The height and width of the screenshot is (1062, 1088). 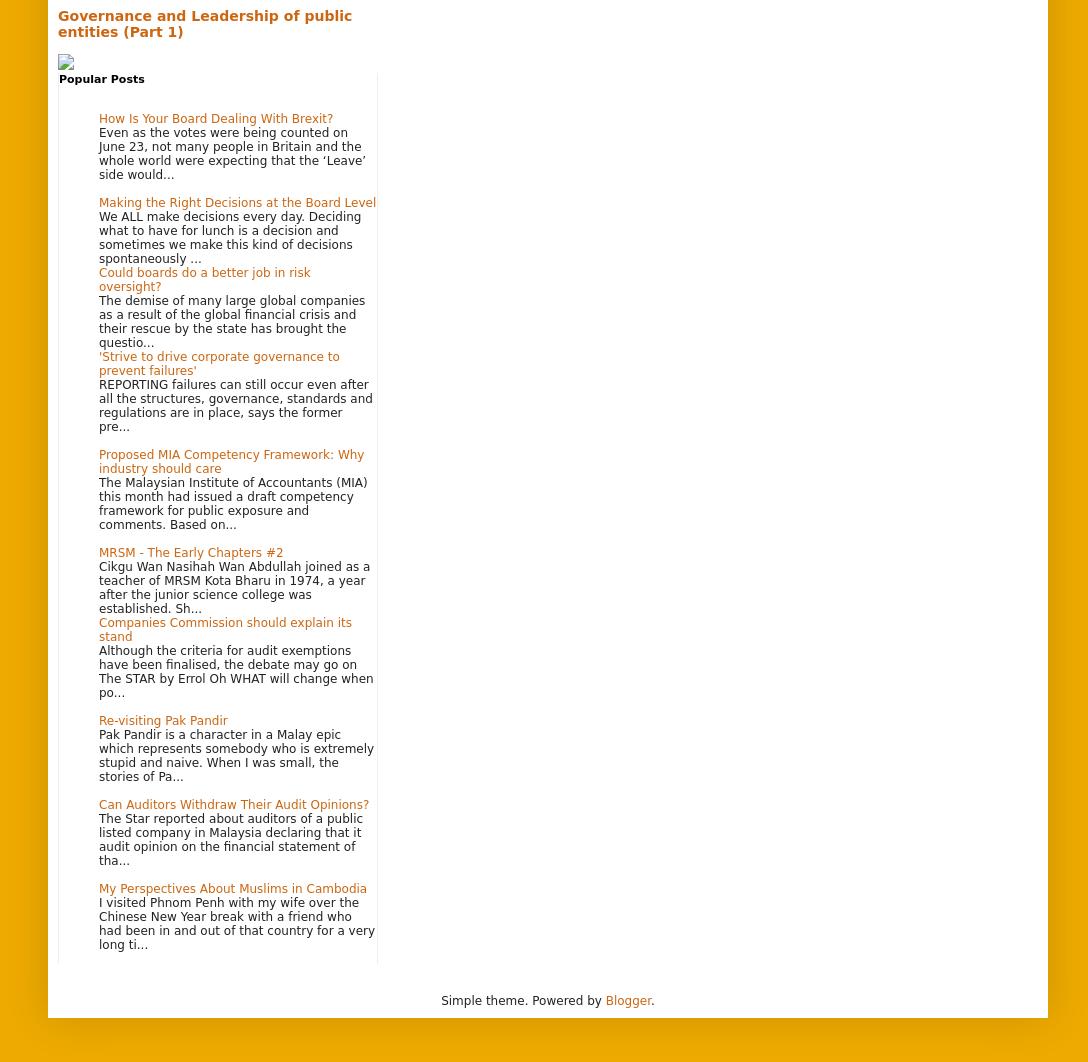 I want to click on 'My Perspectives About Muslims in Cambodia', so click(x=232, y=887).